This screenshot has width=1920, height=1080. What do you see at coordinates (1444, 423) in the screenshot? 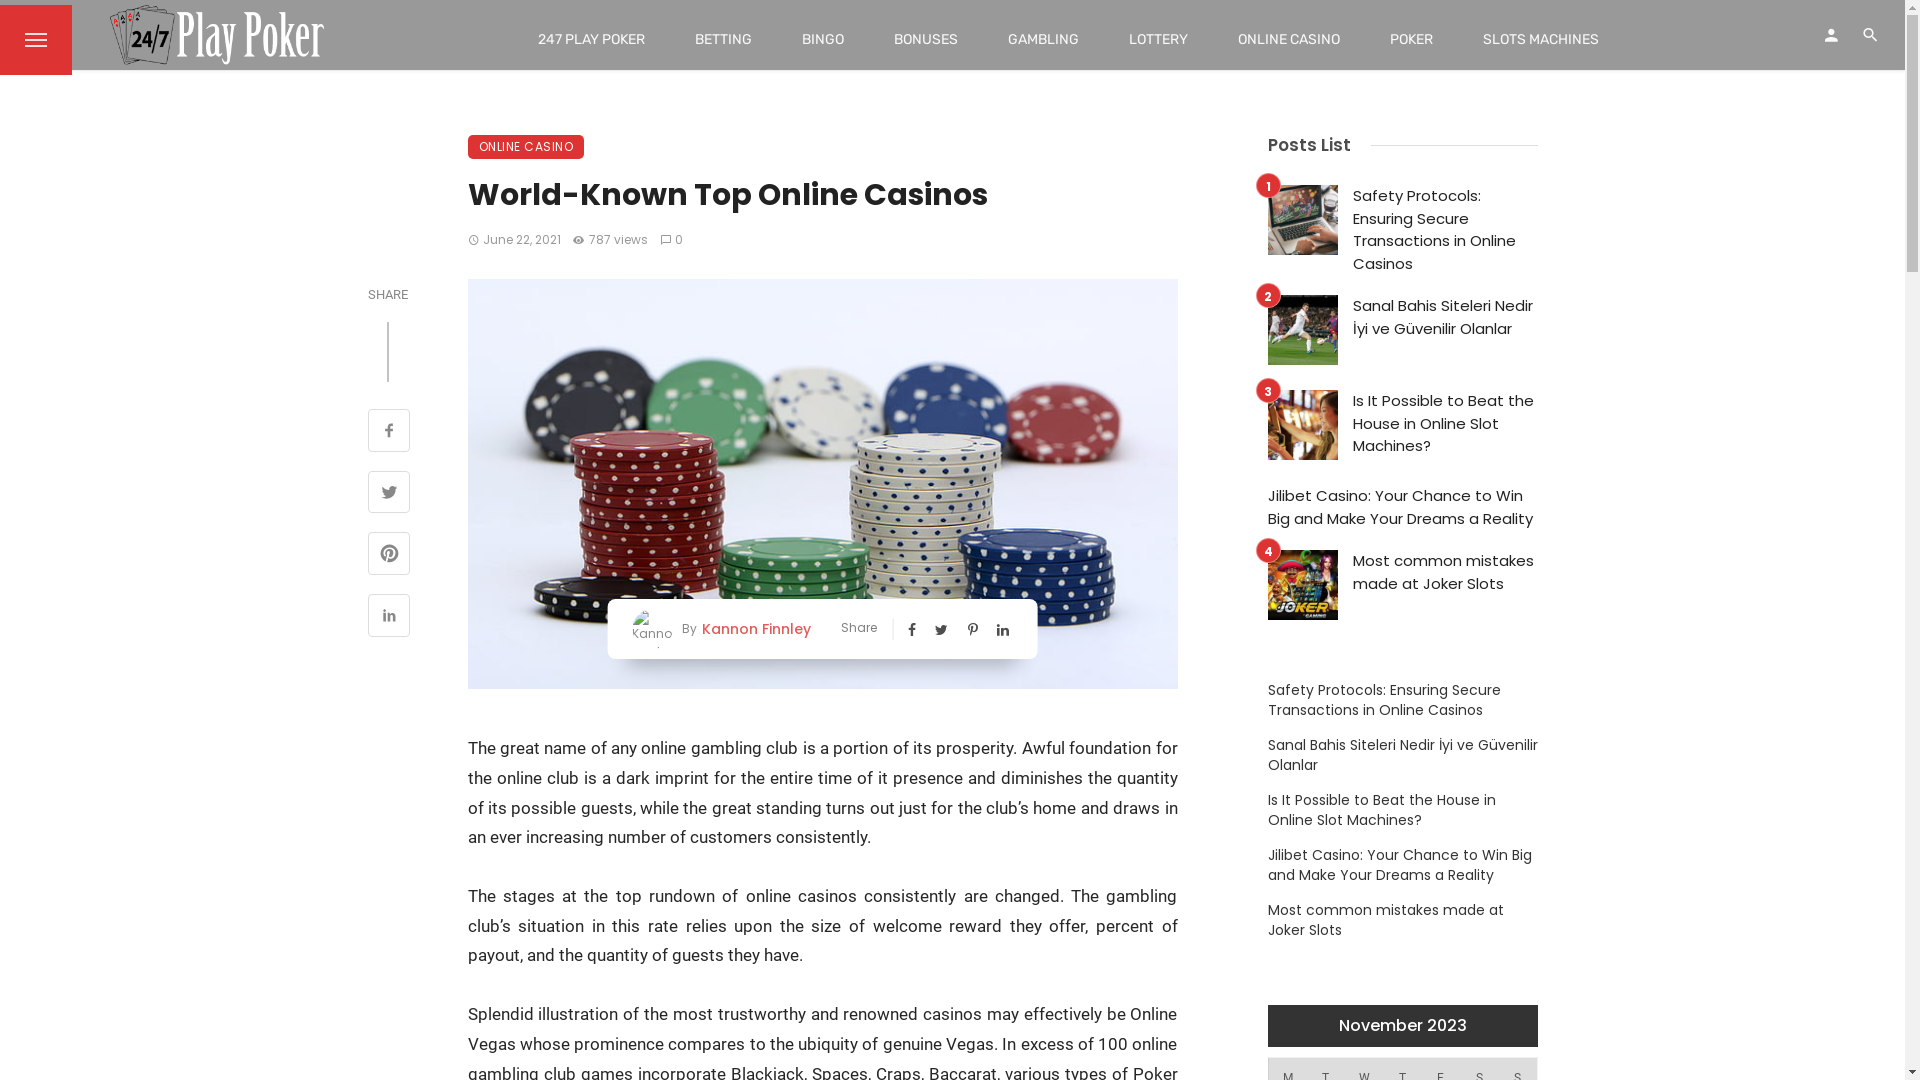
I see `'Is It Possible to Beat the House in Online Slot Machines?'` at bounding box center [1444, 423].